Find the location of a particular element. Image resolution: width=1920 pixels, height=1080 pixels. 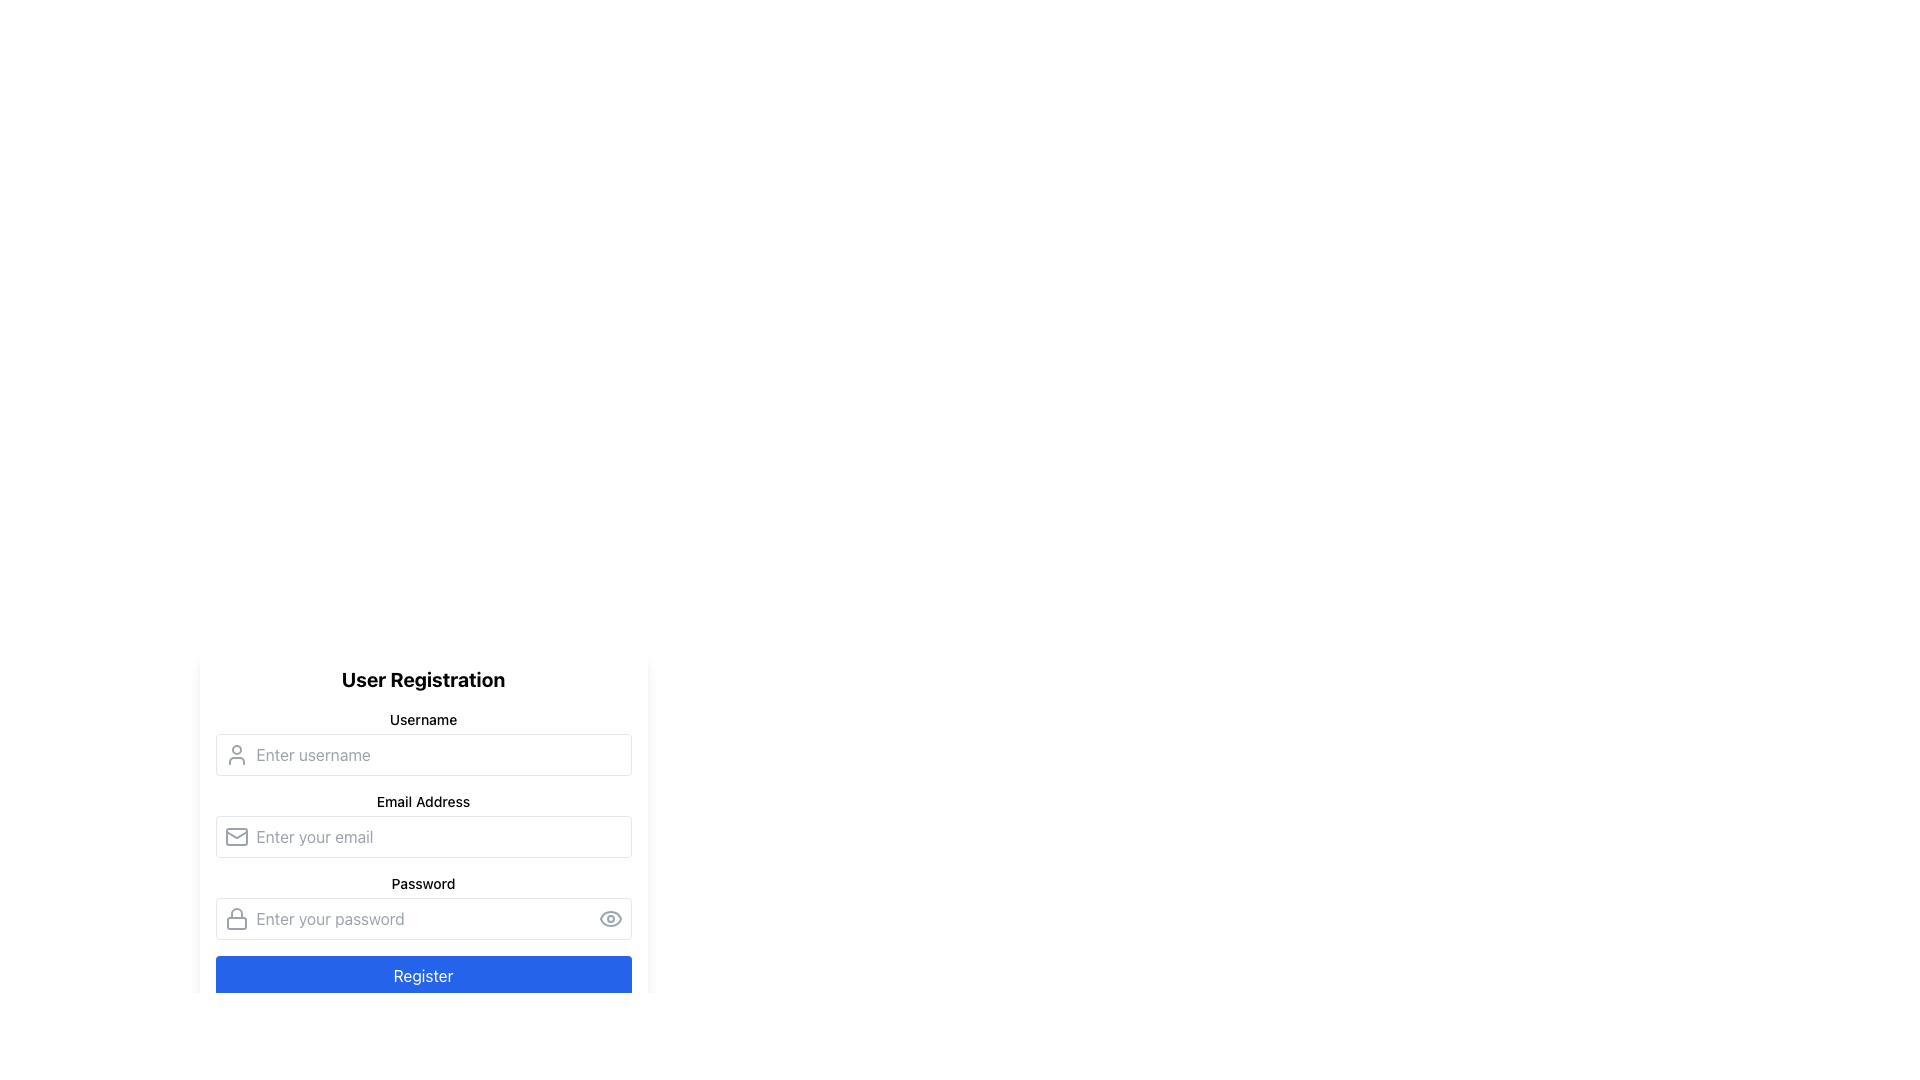

placeholder text 'Enter your email' in the email address input field, which is labeled above with bold font and contains an envelope icon inside is located at coordinates (422, 825).